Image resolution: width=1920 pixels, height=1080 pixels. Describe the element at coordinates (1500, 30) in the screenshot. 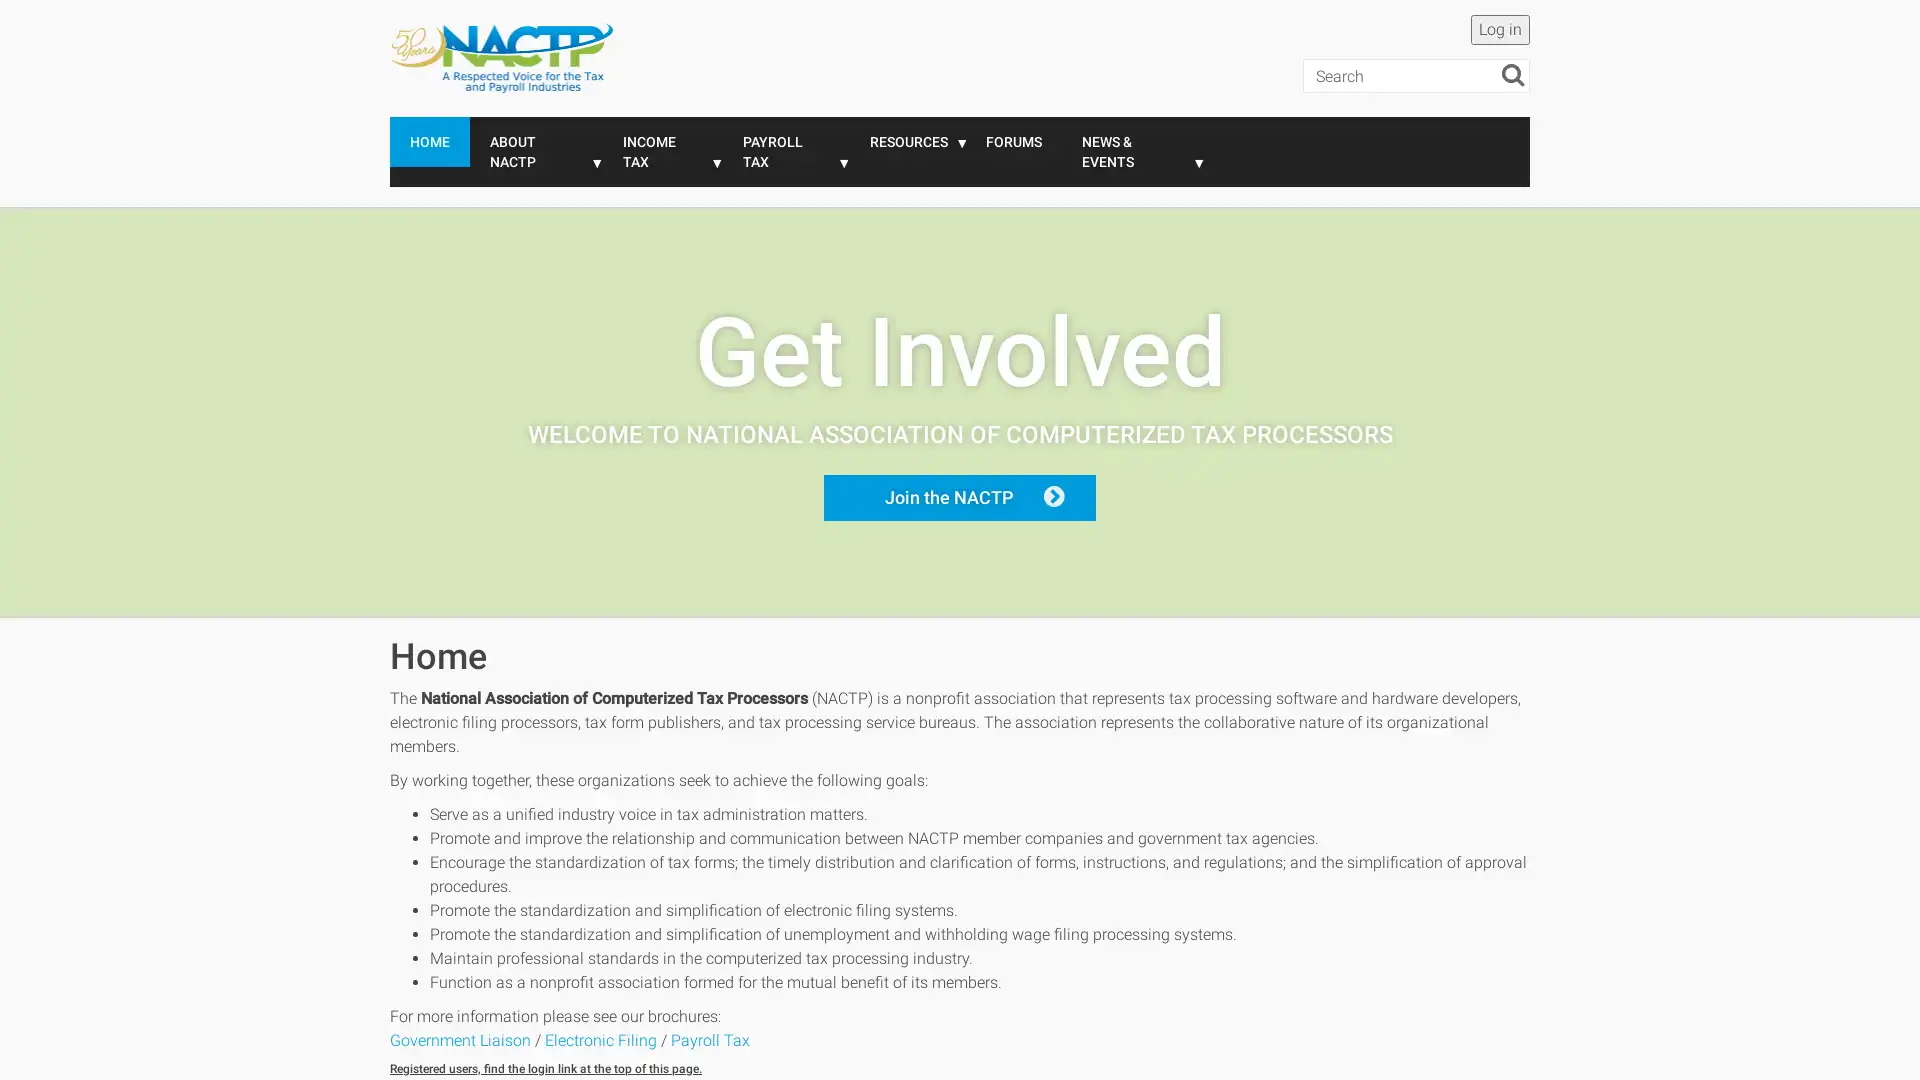

I see `Log in` at that location.